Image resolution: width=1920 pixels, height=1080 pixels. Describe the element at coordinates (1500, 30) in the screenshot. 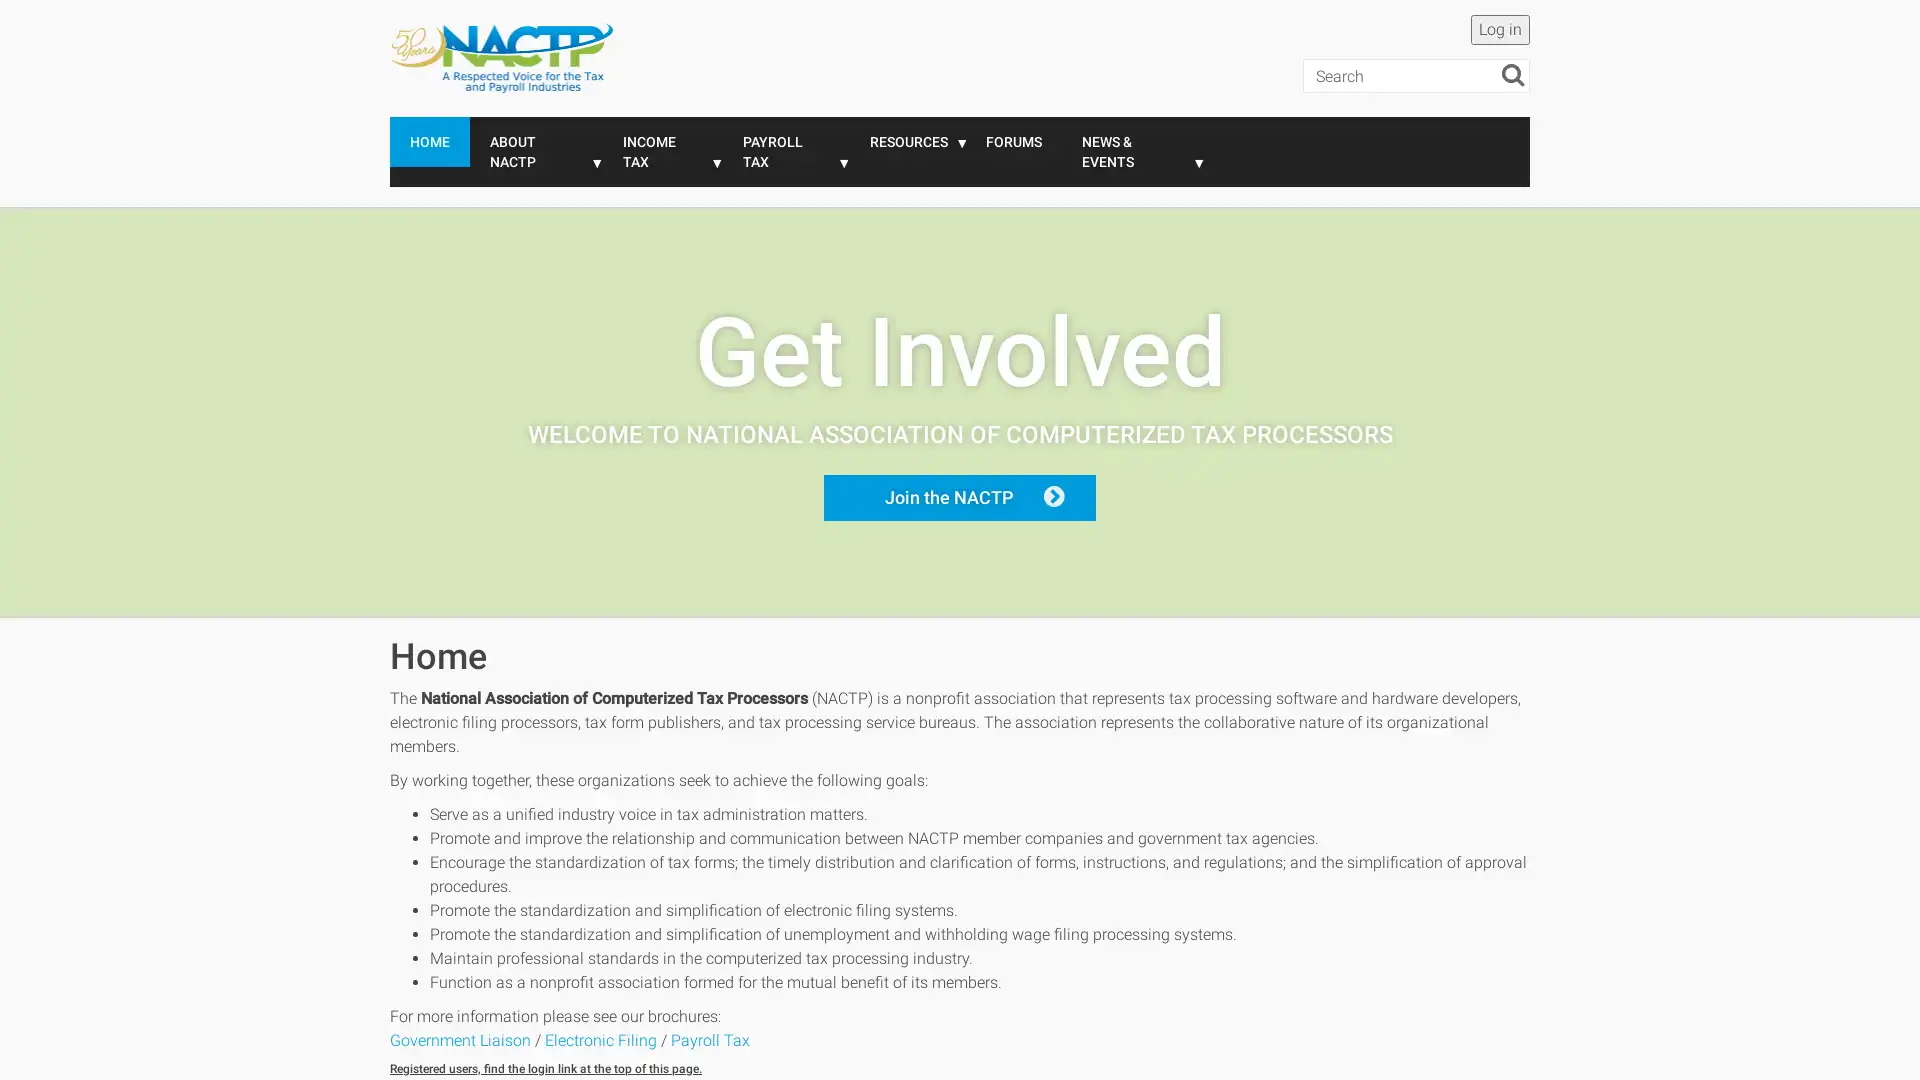

I see `Log in` at that location.